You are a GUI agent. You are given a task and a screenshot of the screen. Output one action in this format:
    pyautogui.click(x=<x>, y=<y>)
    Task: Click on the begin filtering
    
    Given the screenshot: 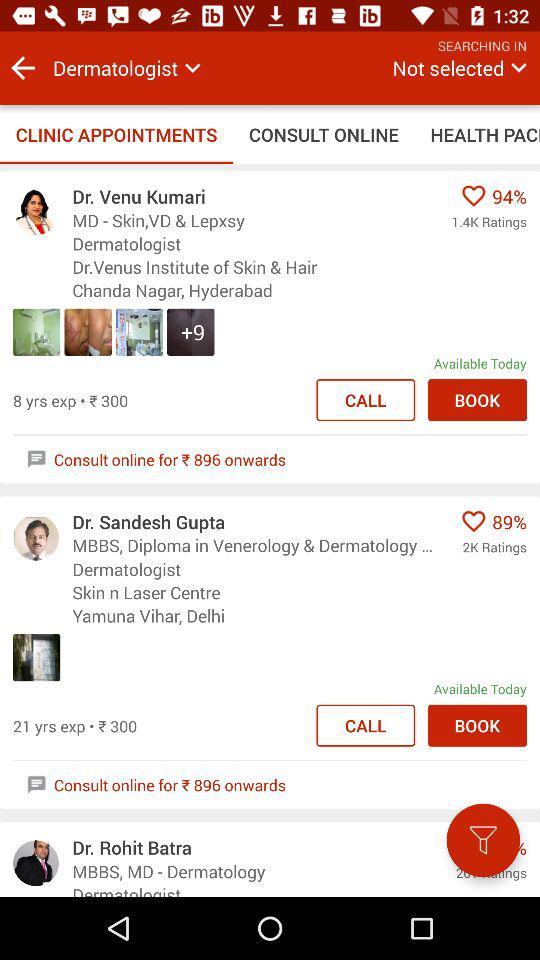 What is the action you would take?
    pyautogui.click(x=482, y=840)
    